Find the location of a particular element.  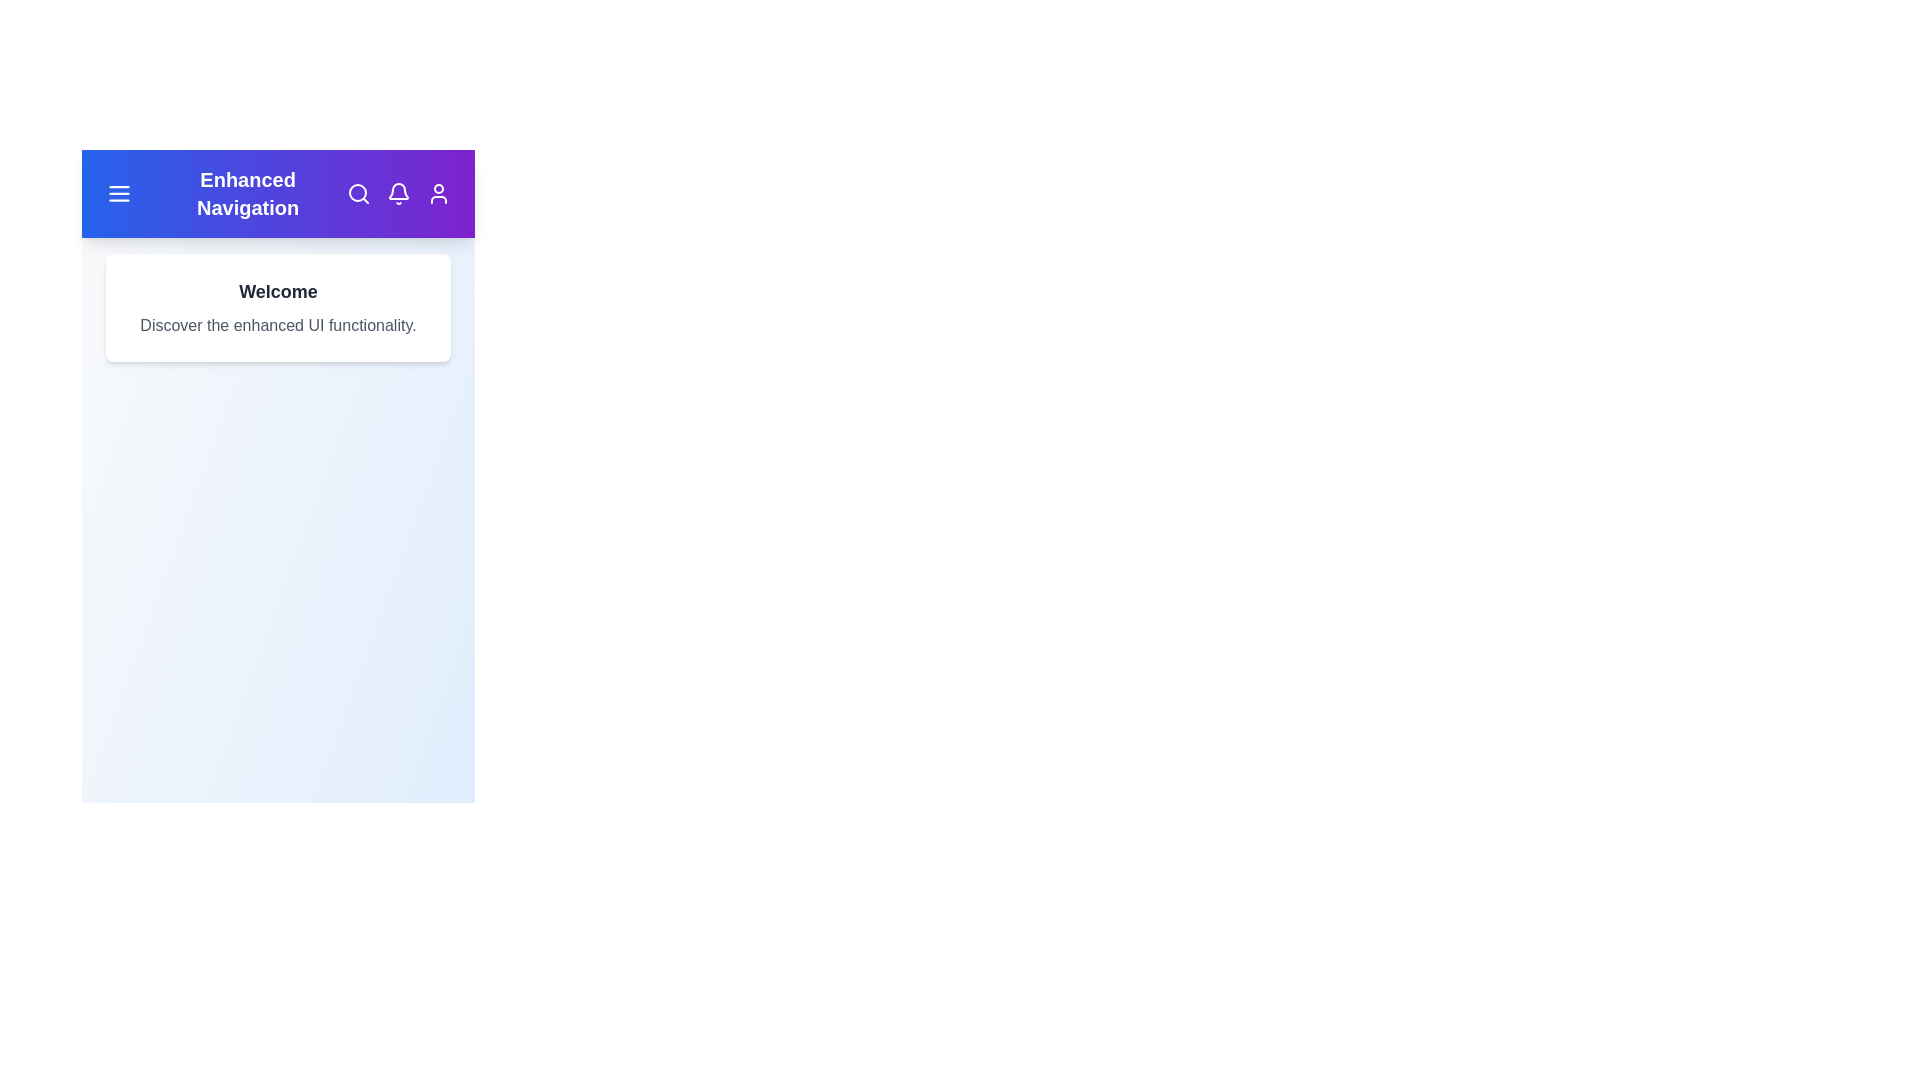

the user icon in the navigation bar is located at coordinates (437, 193).